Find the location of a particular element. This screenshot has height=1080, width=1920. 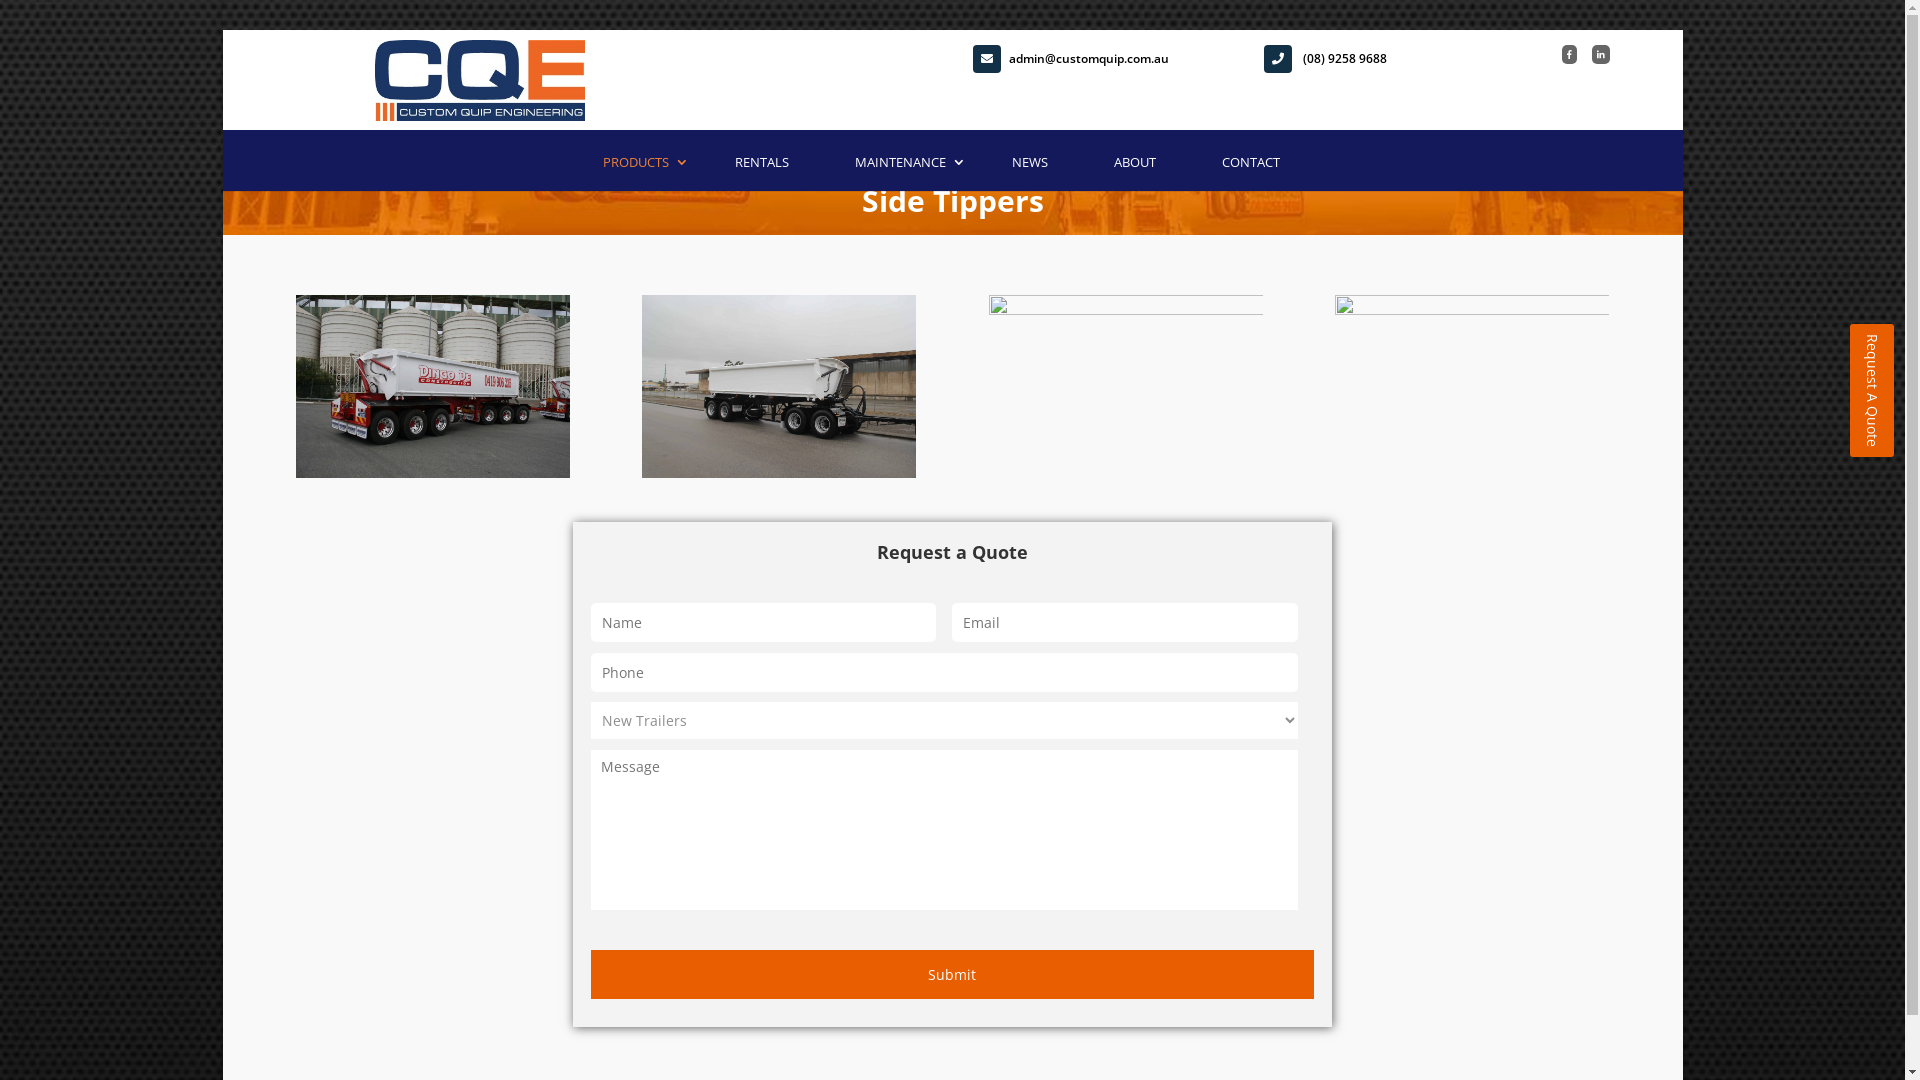

'(08) 9258 9688' is located at coordinates (1285, 62).